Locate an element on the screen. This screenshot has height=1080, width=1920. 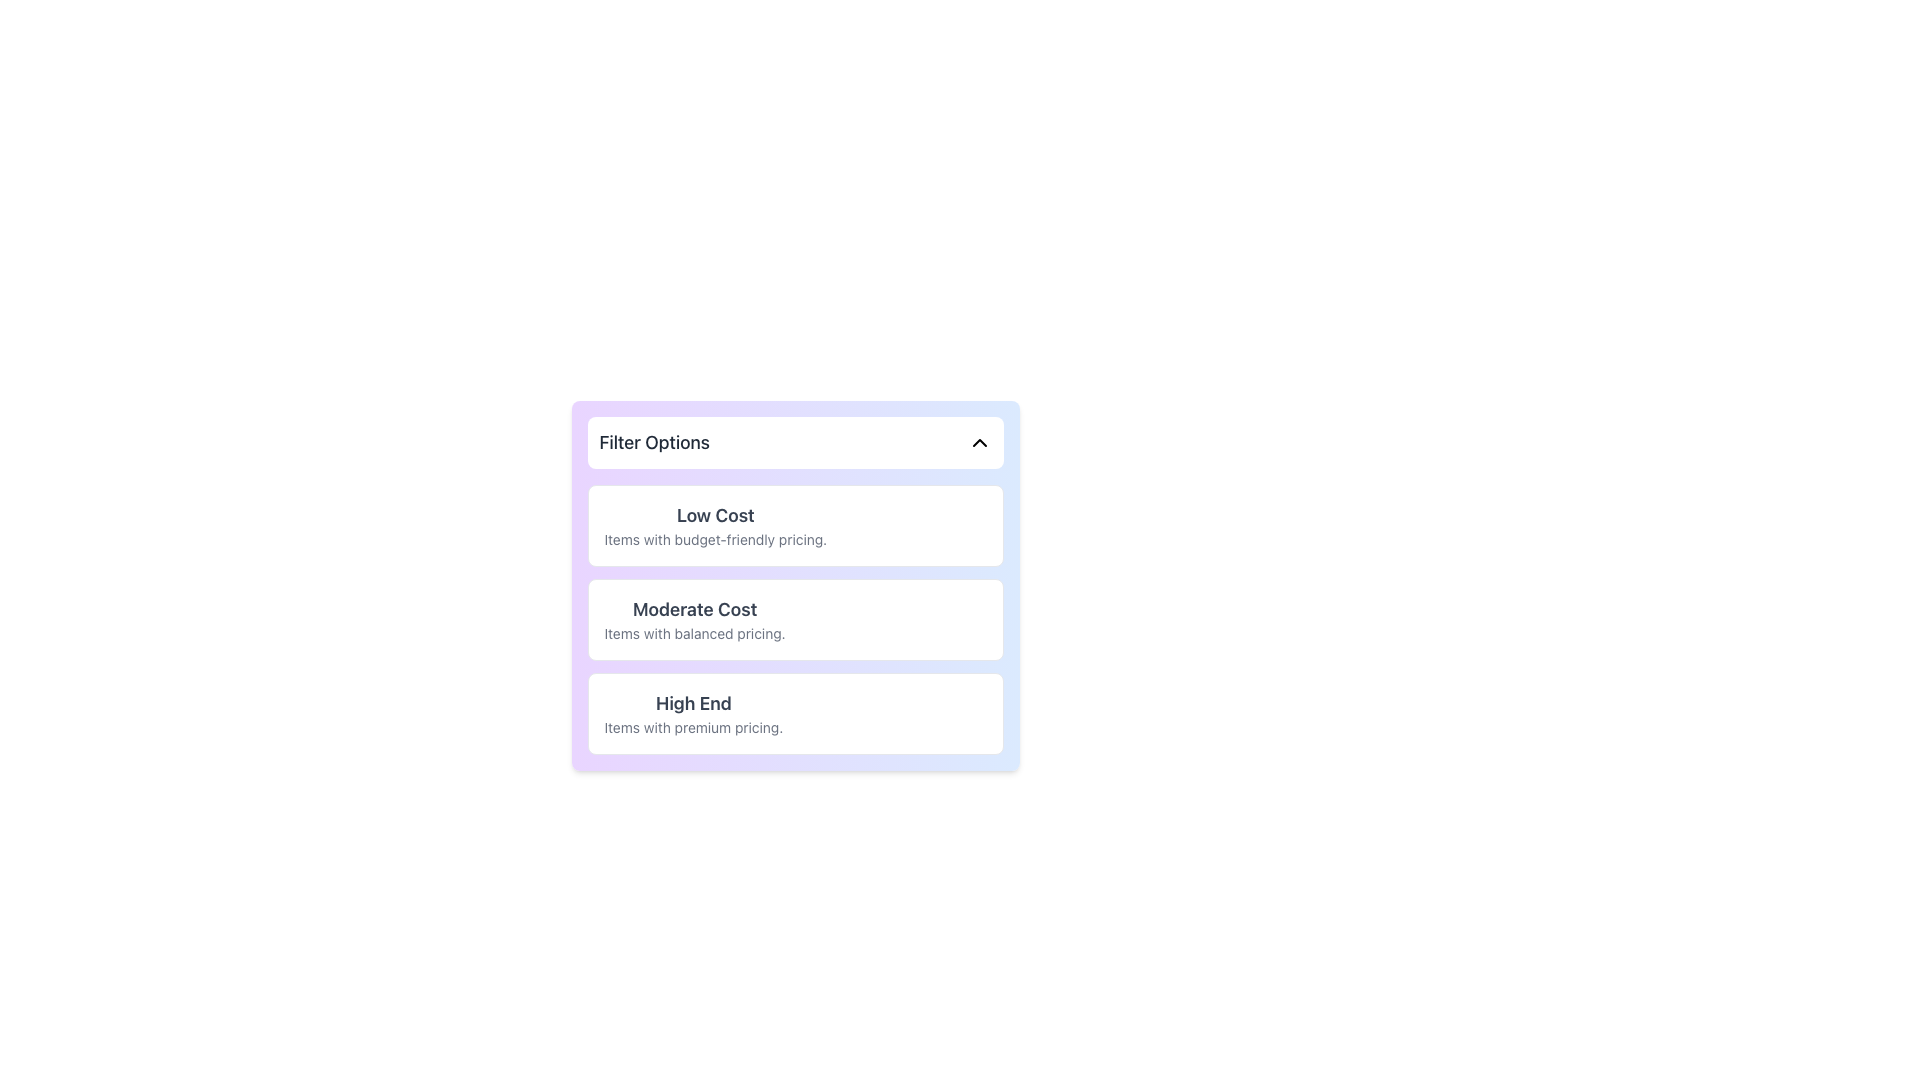
the filter options icon located to the far right of the 'Filter Options' text is located at coordinates (979, 442).